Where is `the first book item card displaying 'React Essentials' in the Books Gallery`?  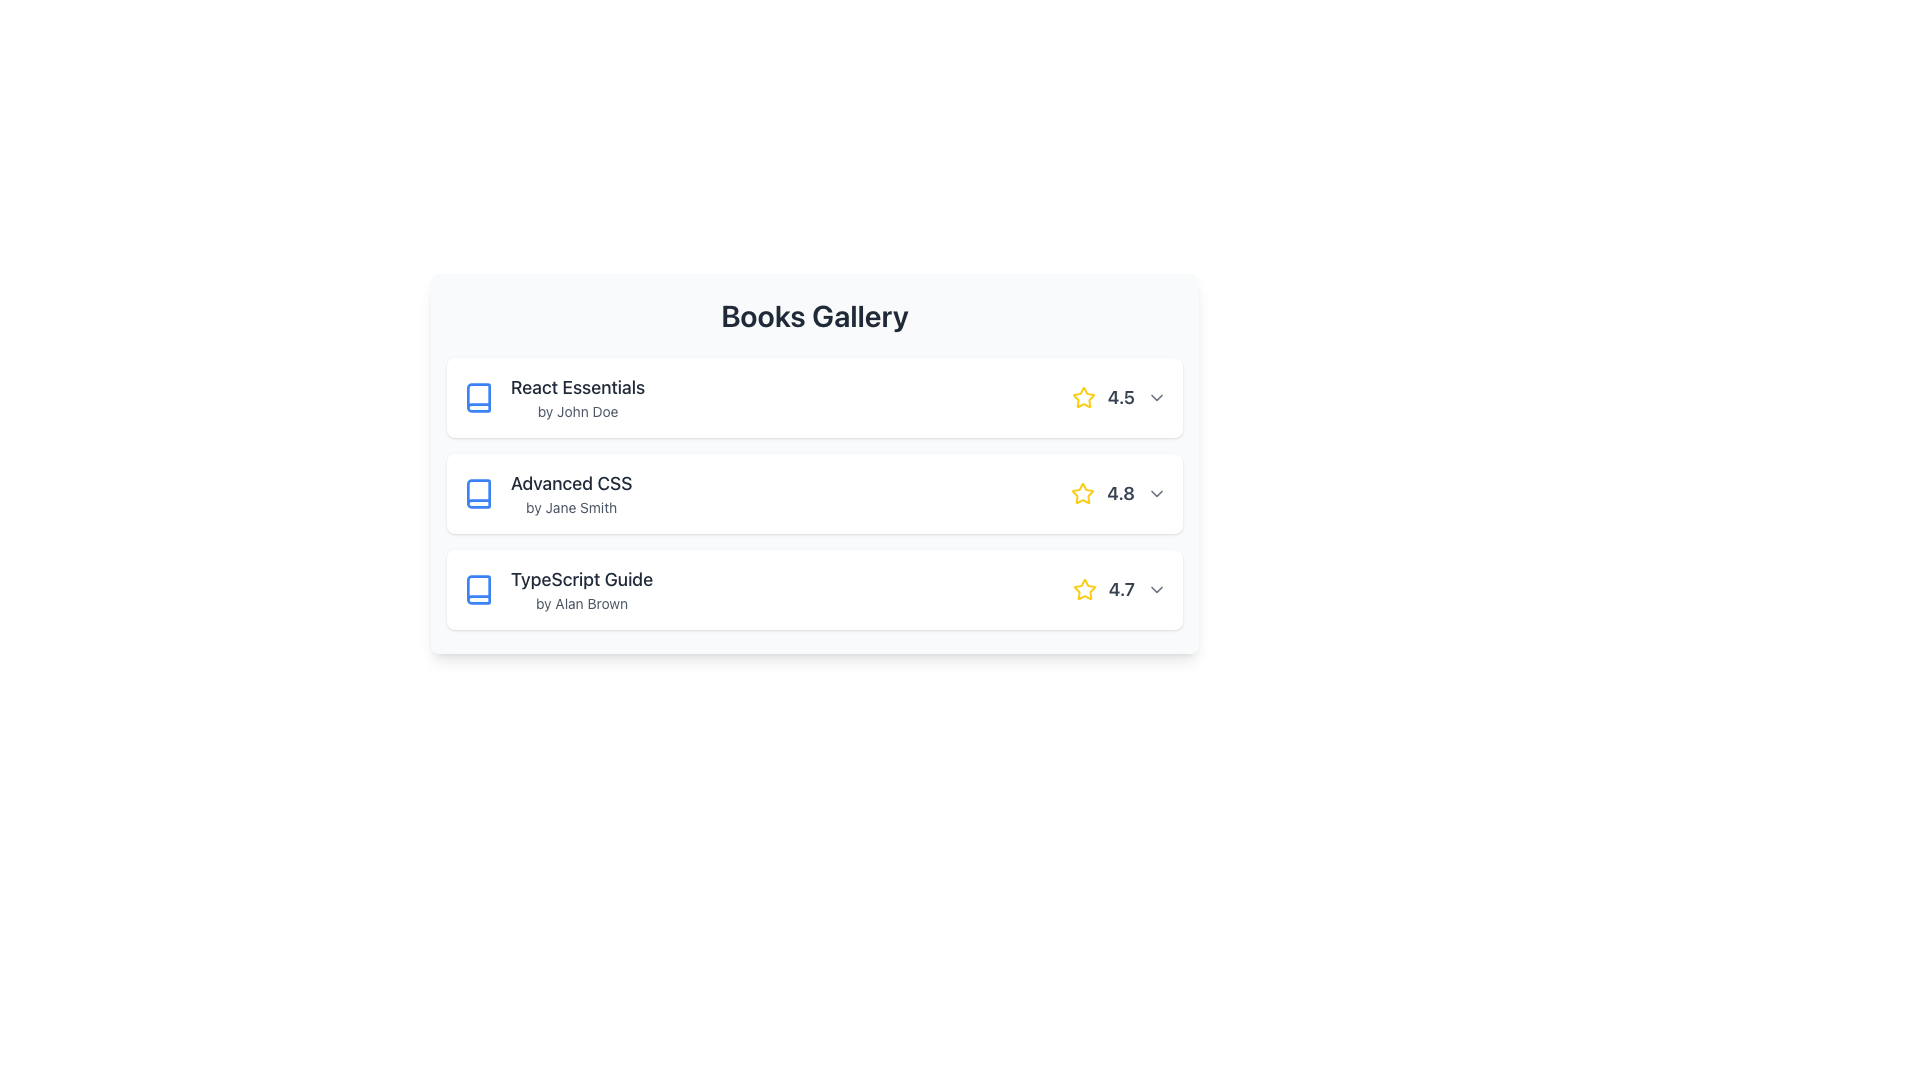 the first book item card displaying 'React Essentials' in the Books Gallery is located at coordinates (815, 397).